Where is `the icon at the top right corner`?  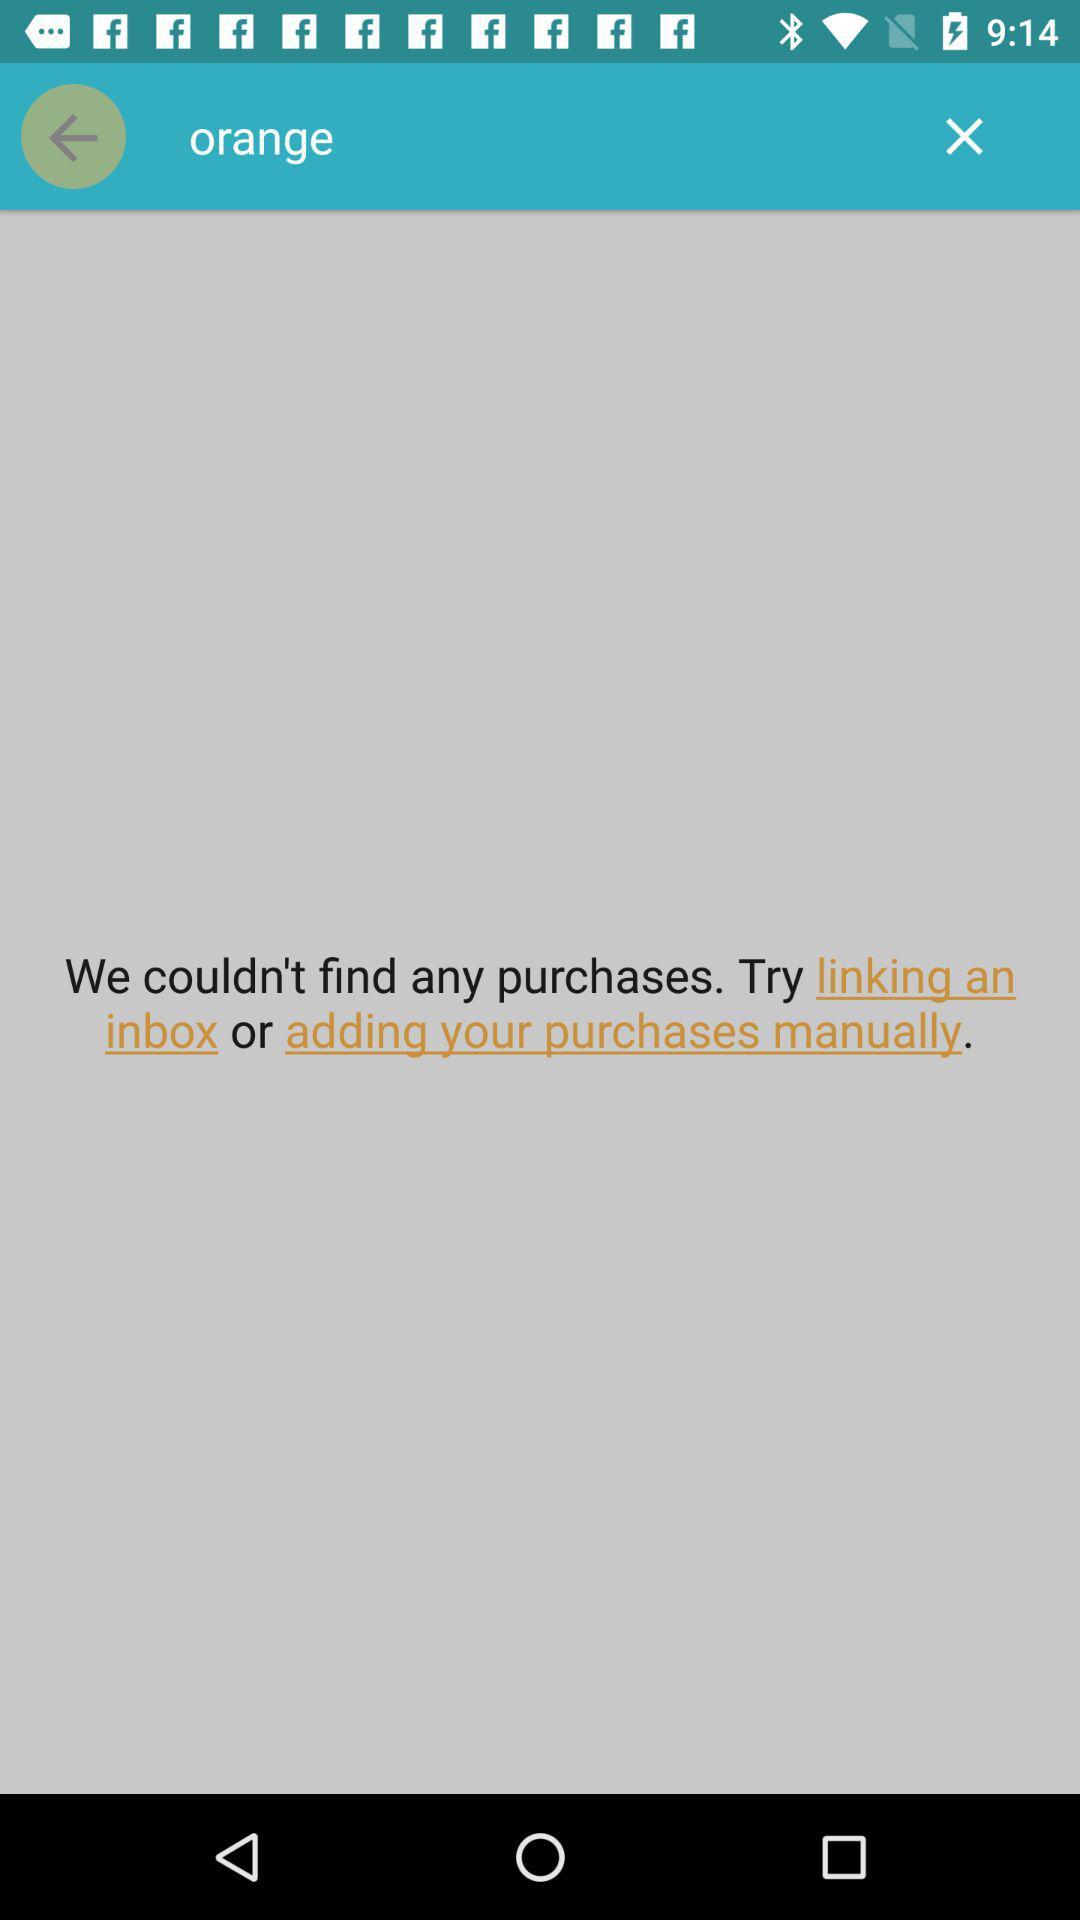
the icon at the top right corner is located at coordinates (963, 135).